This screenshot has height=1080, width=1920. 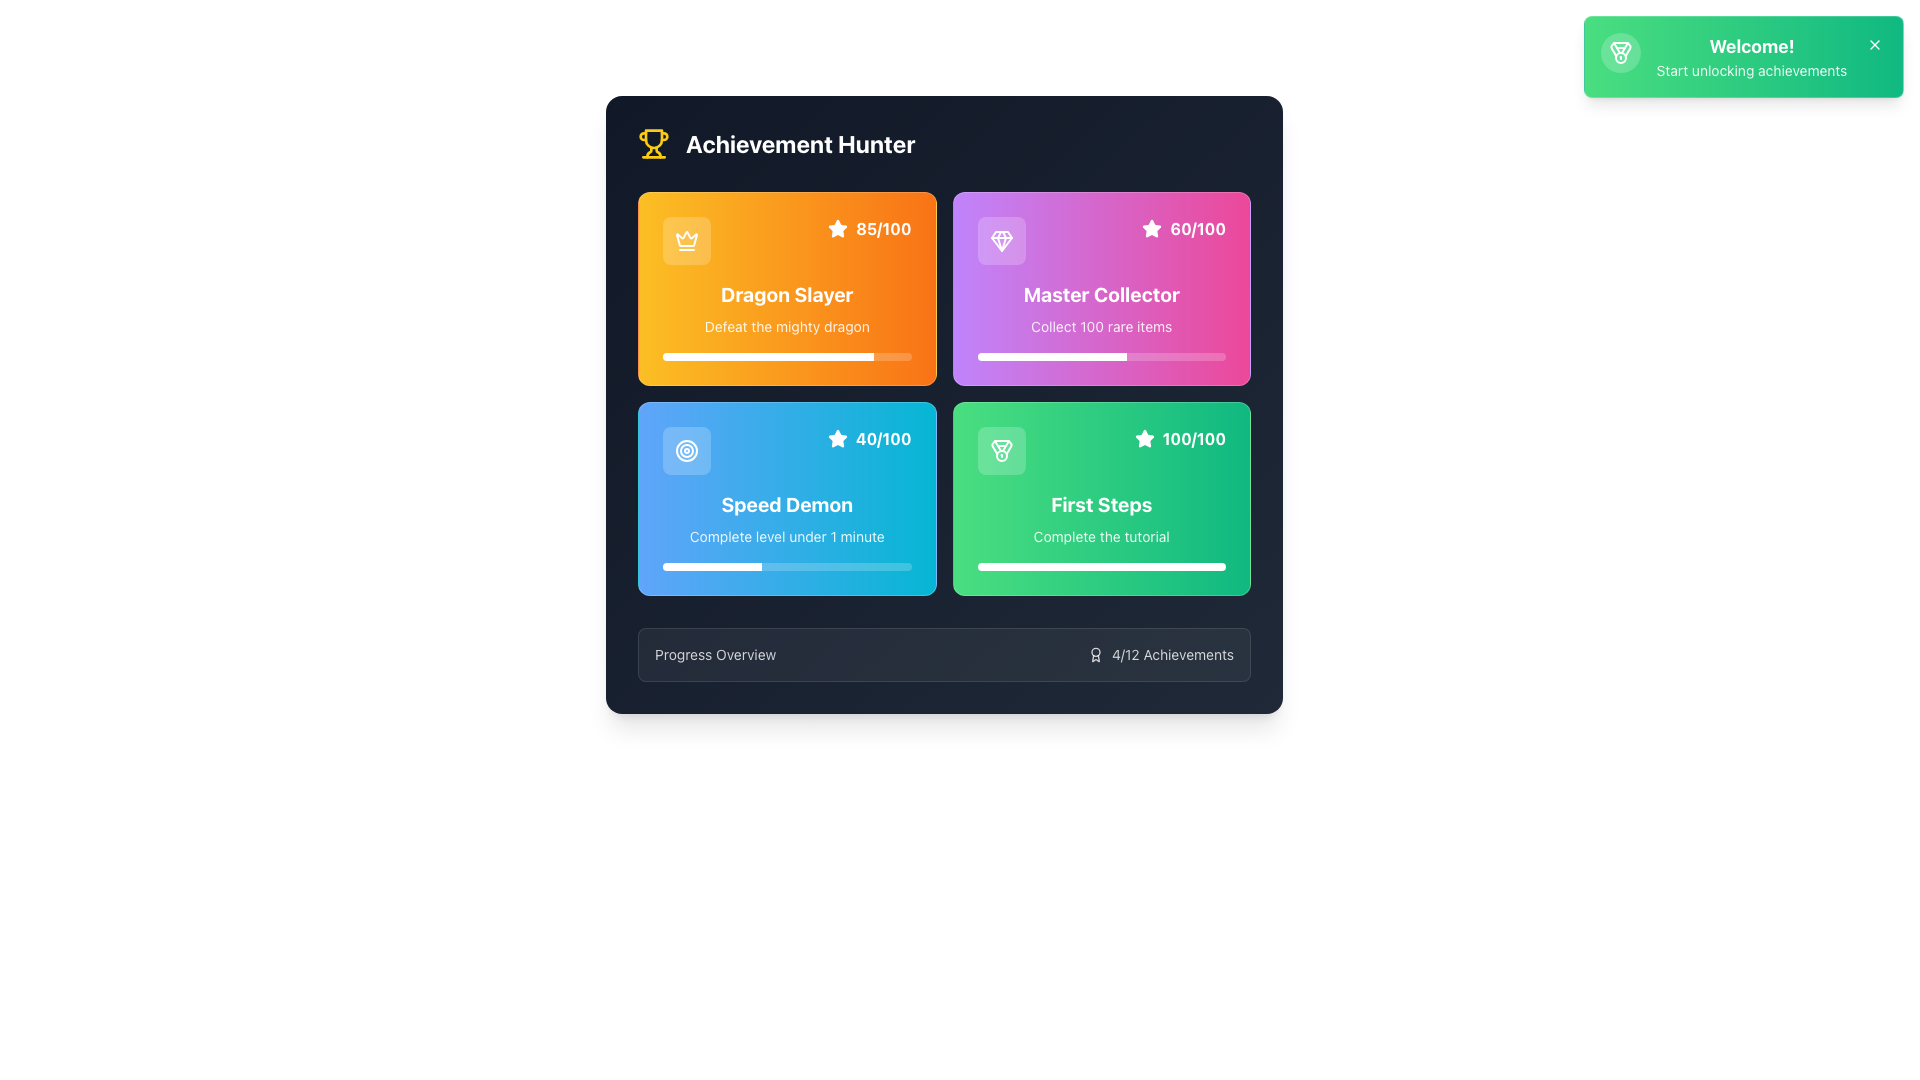 What do you see at coordinates (786, 326) in the screenshot?
I see `text component displaying 'Defeat the mighty dragon' located within the top-left orange card of the grid, just below the title 'Dragon Slayer'` at bounding box center [786, 326].